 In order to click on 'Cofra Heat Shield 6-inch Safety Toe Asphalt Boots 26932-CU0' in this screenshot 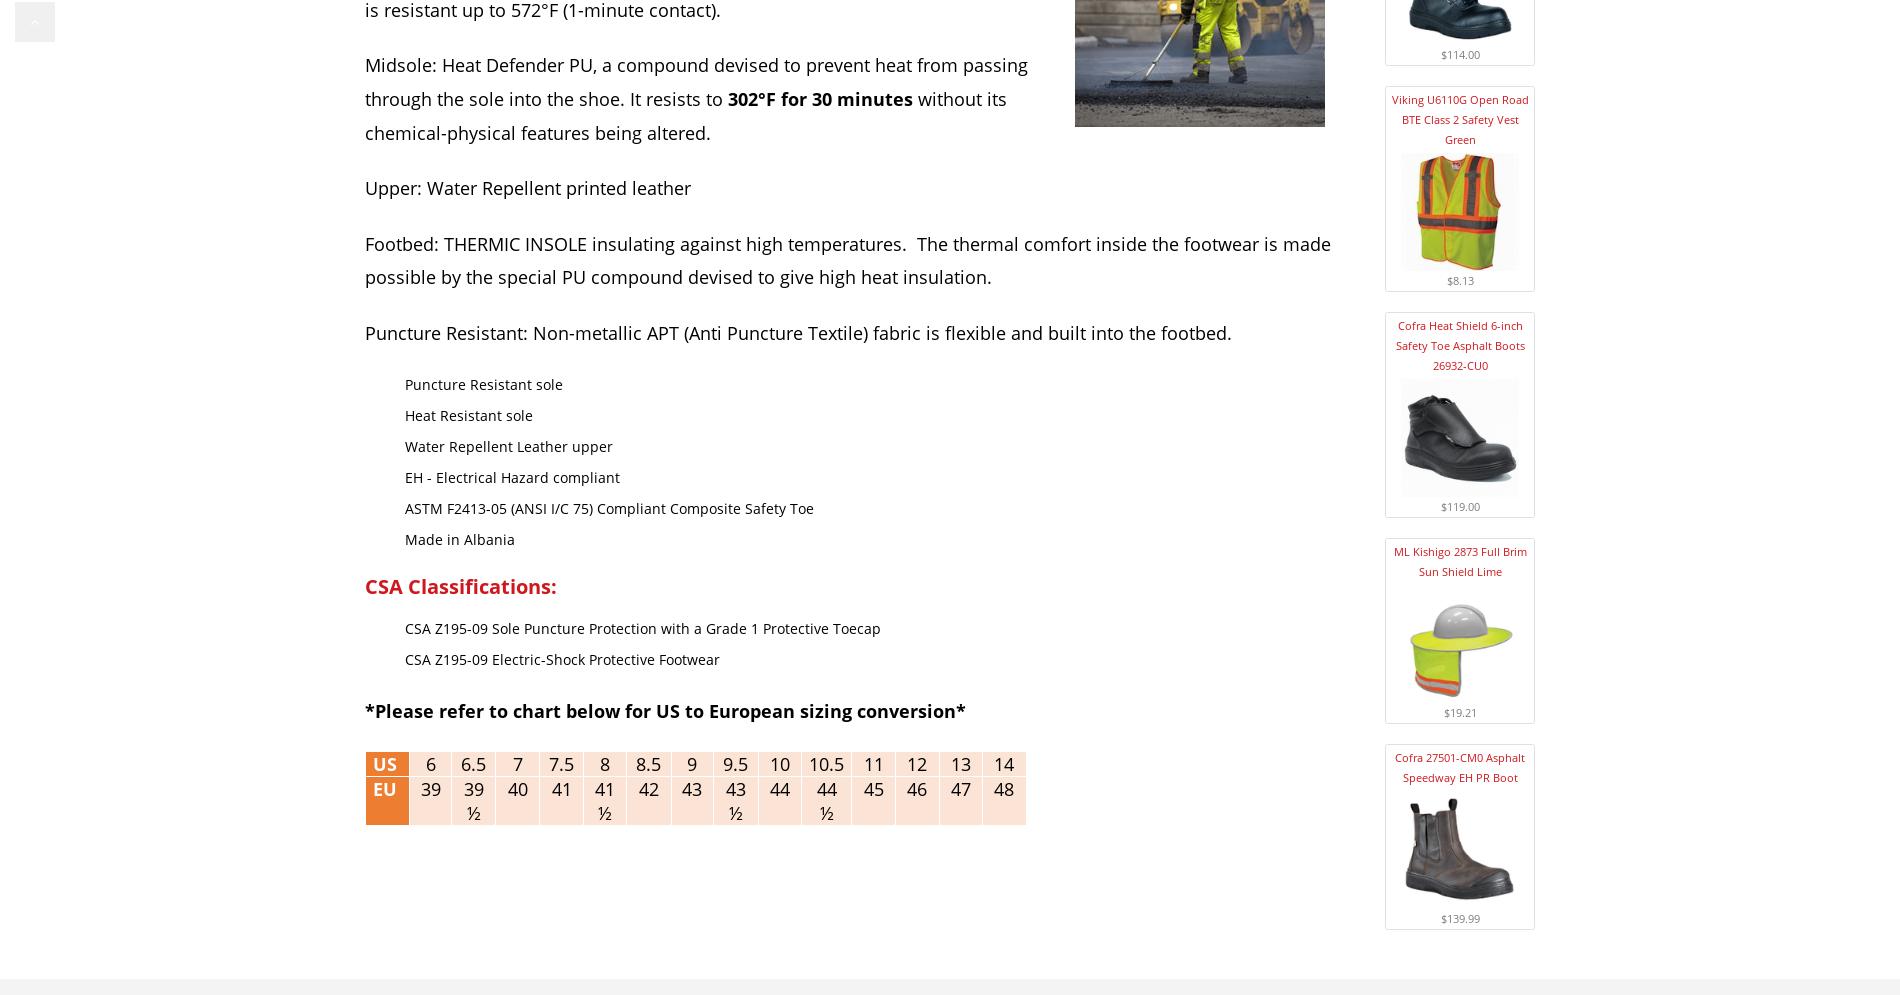, I will do `click(1459, 344)`.